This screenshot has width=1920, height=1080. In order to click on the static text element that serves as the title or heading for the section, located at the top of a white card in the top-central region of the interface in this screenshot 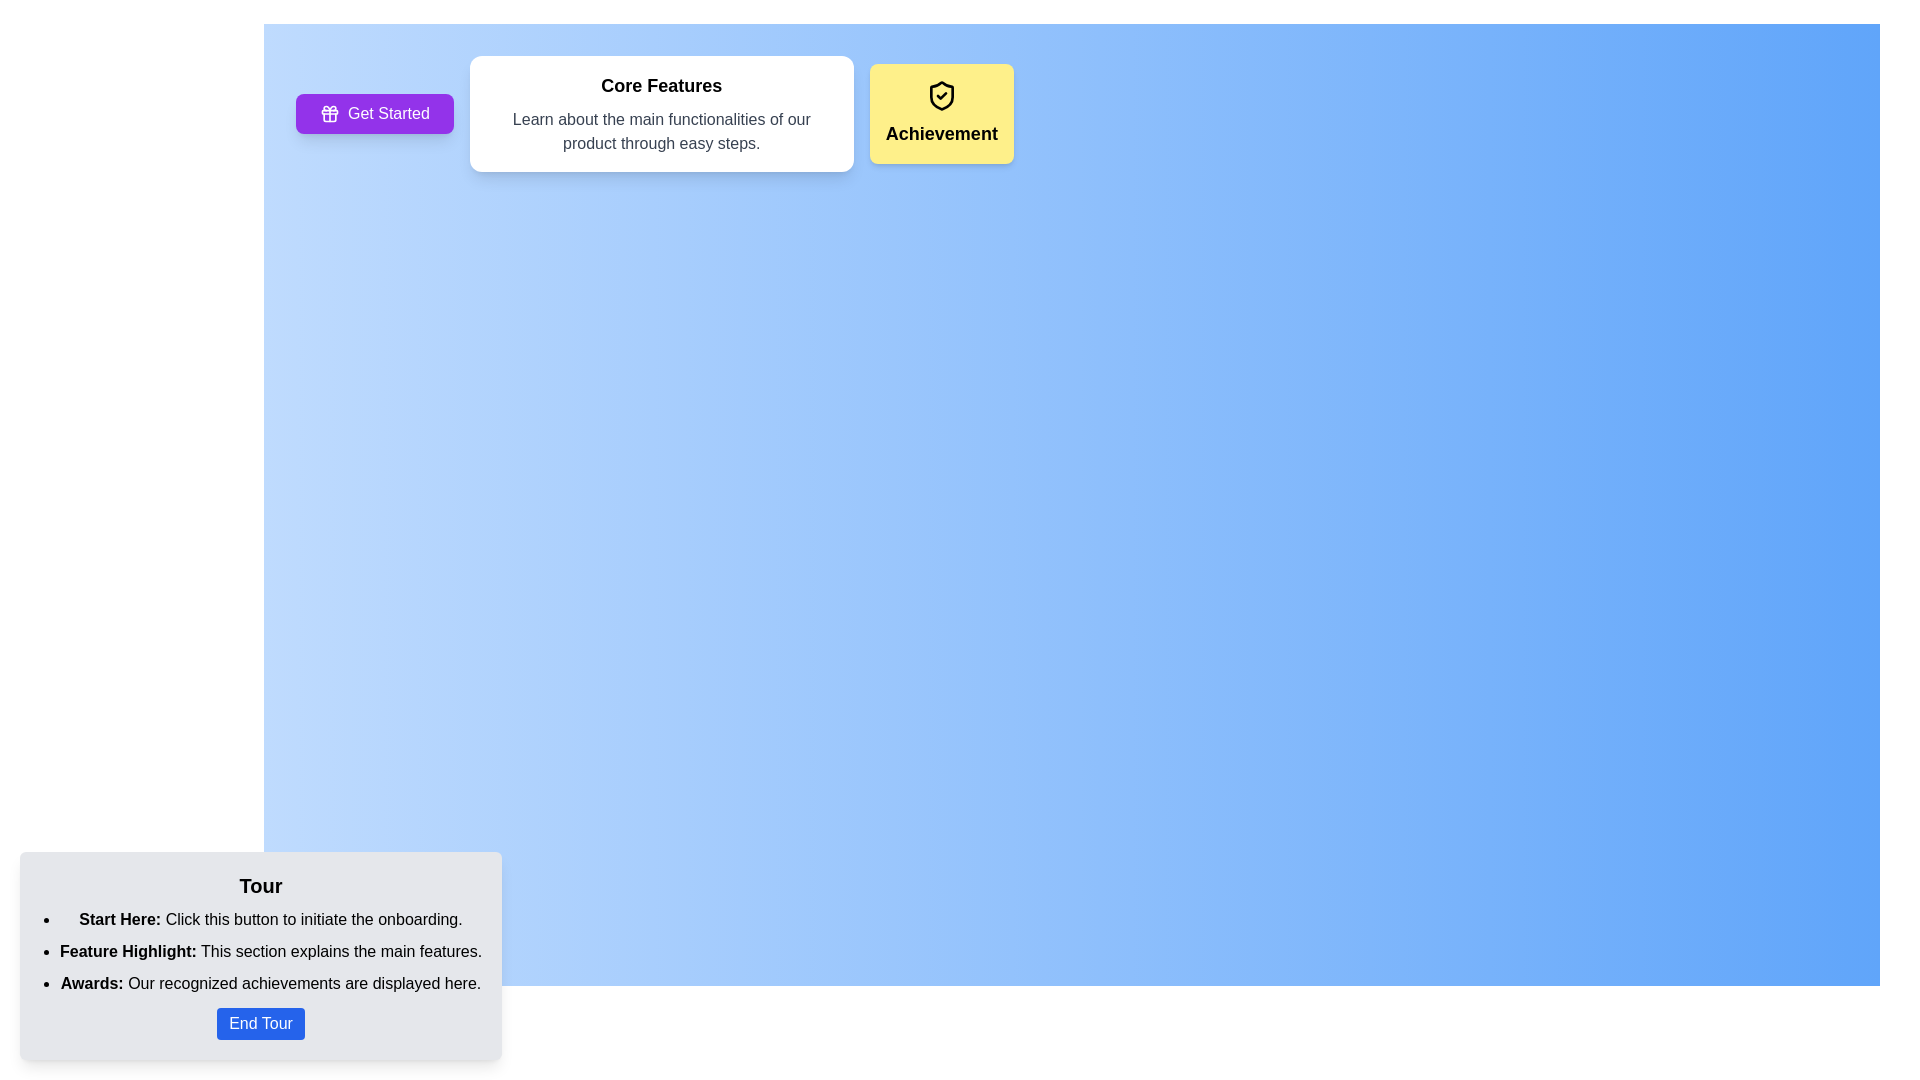, I will do `click(661, 84)`.